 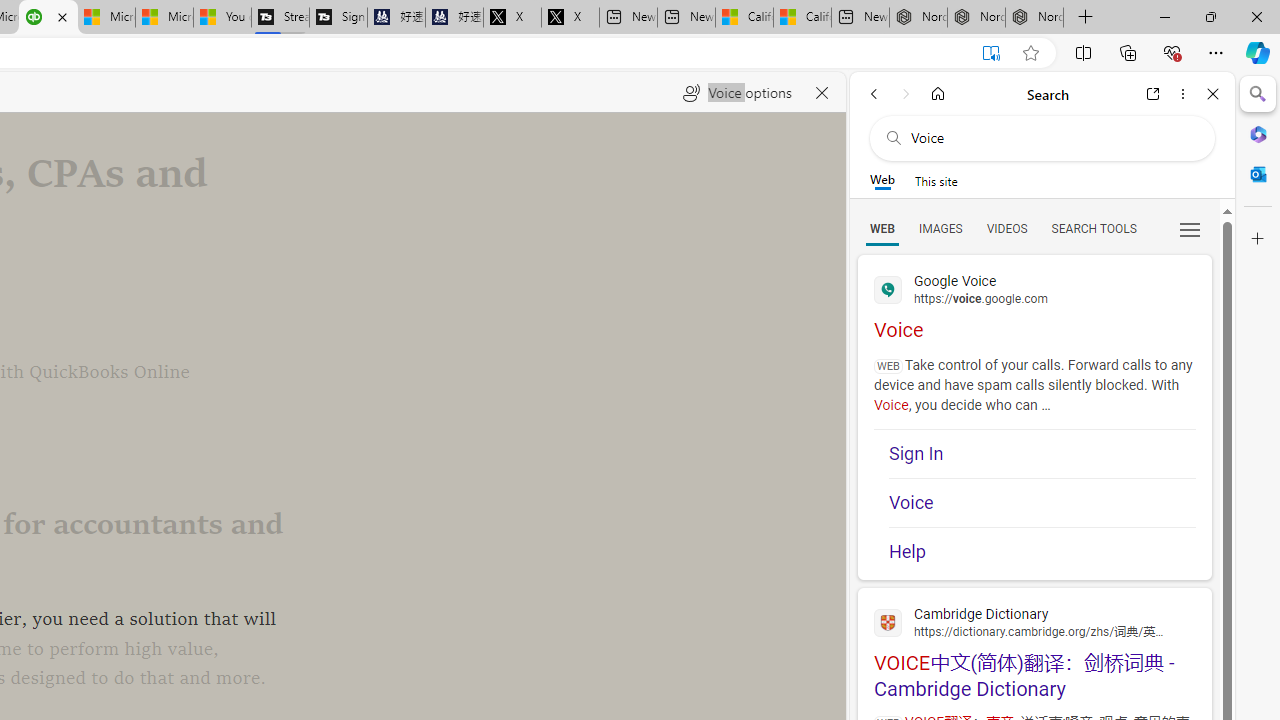 What do you see at coordinates (1006, 227) in the screenshot?
I see `'VIDEOS'` at bounding box center [1006, 227].